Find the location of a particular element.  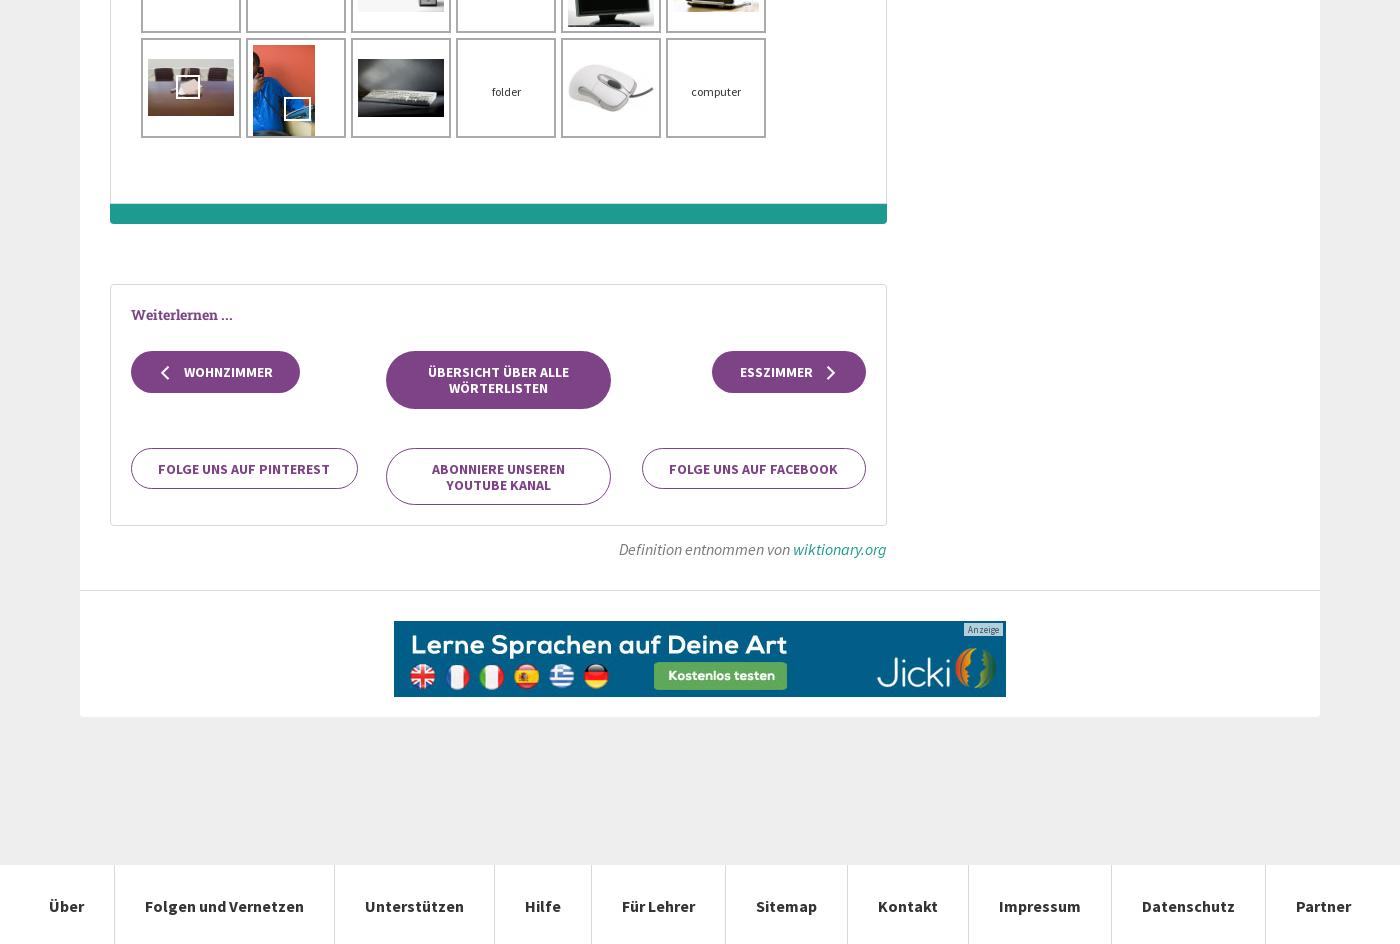

'Esszimmer' is located at coordinates (777, 372).